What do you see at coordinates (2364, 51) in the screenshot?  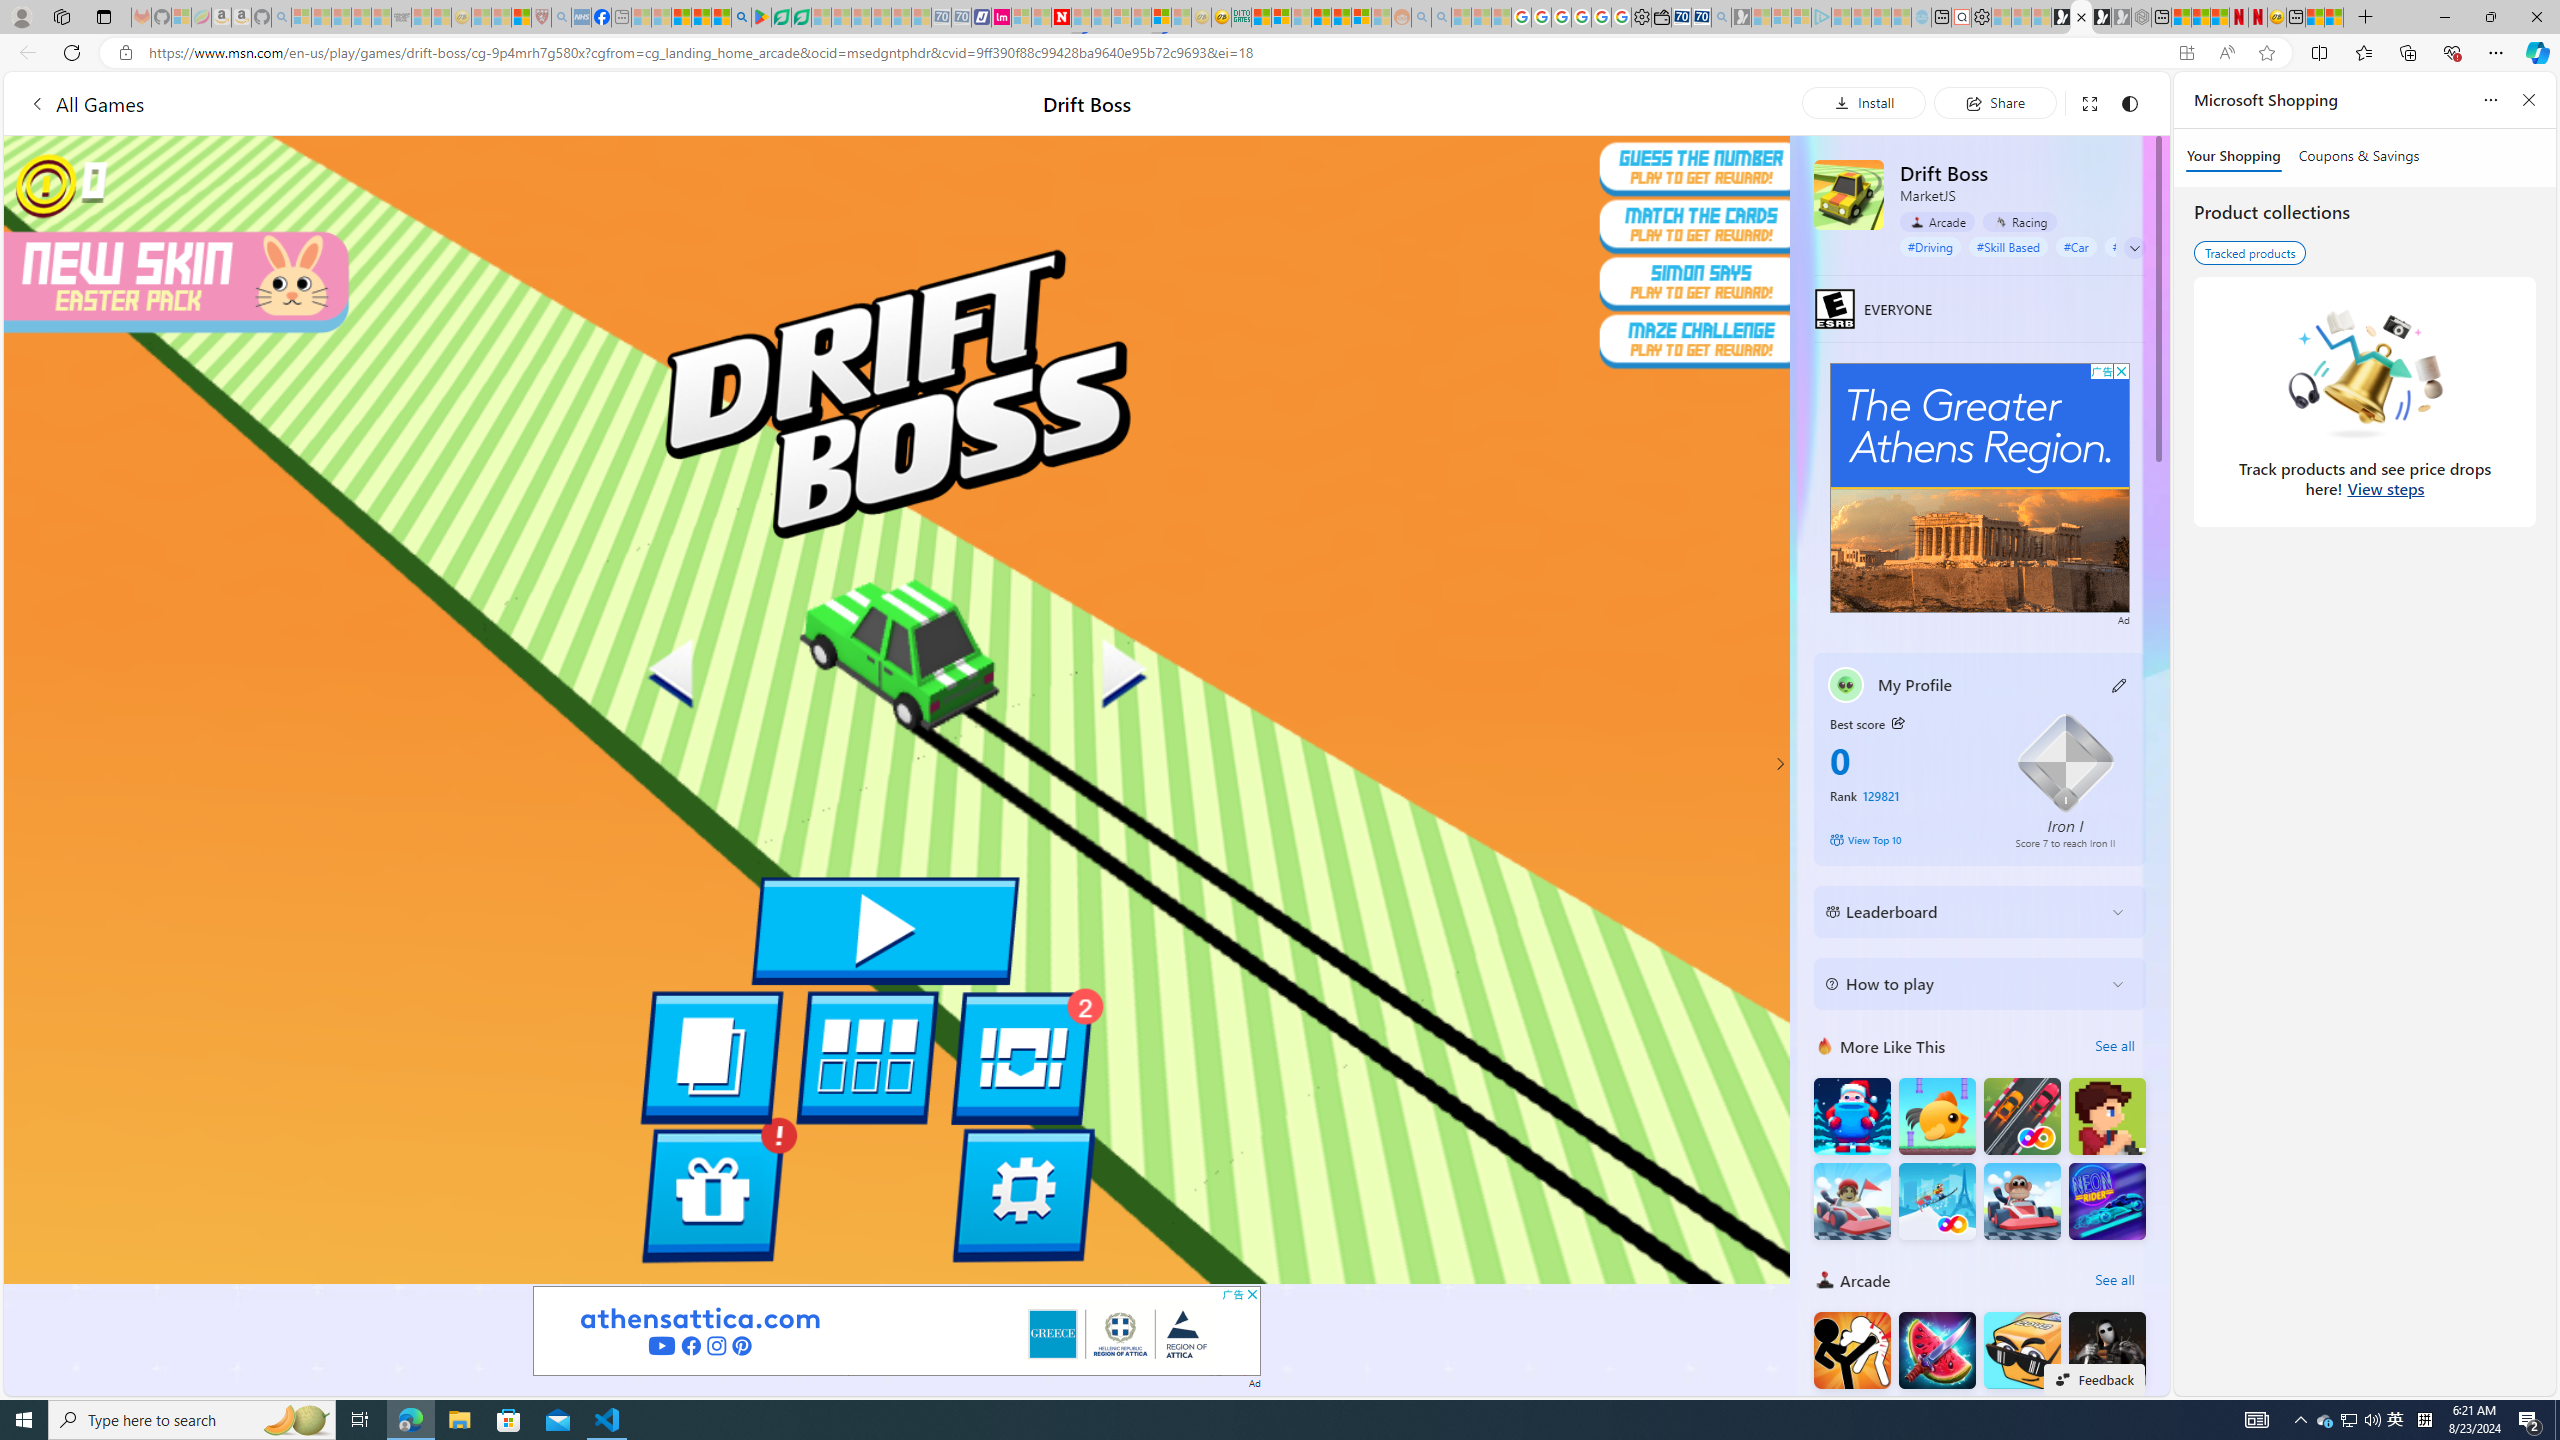 I see `'Favorites'` at bounding box center [2364, 51].